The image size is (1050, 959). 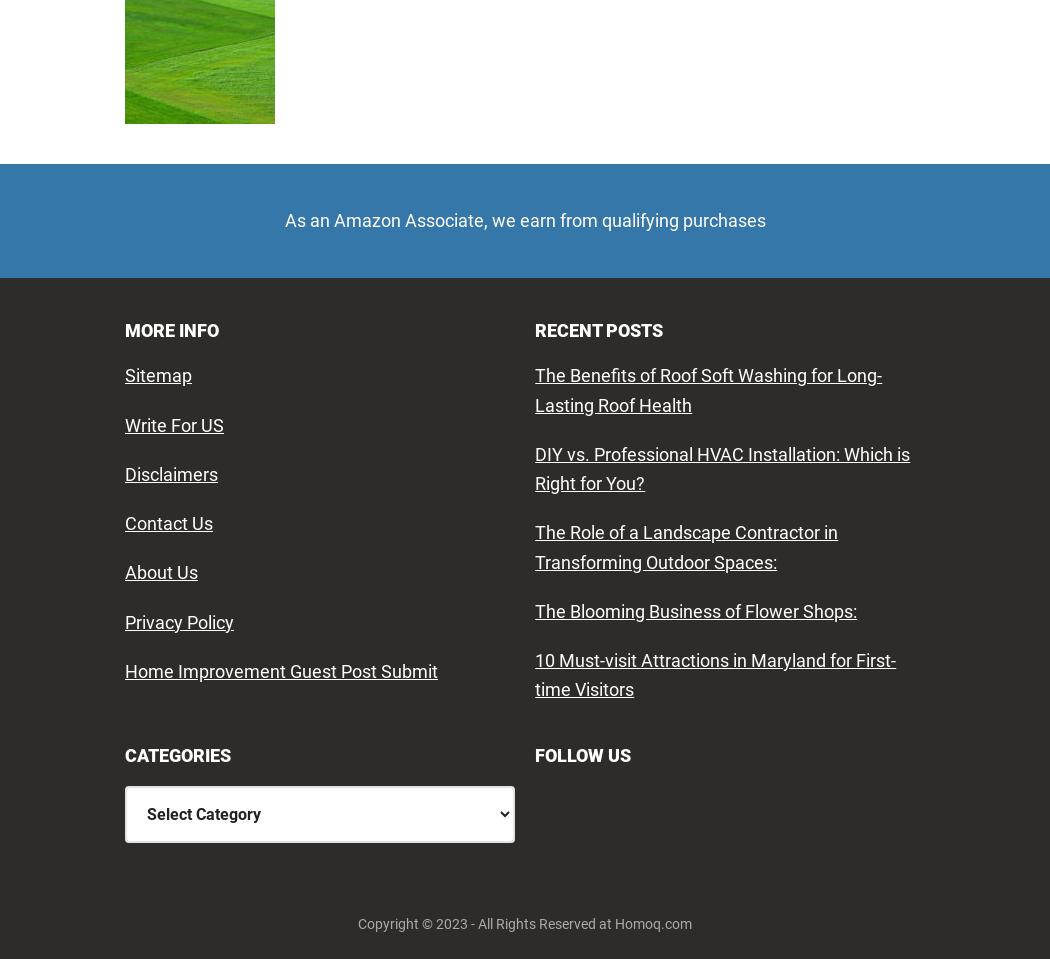 I want to click on 'Privacy Policy', so click(x=179, y=621).